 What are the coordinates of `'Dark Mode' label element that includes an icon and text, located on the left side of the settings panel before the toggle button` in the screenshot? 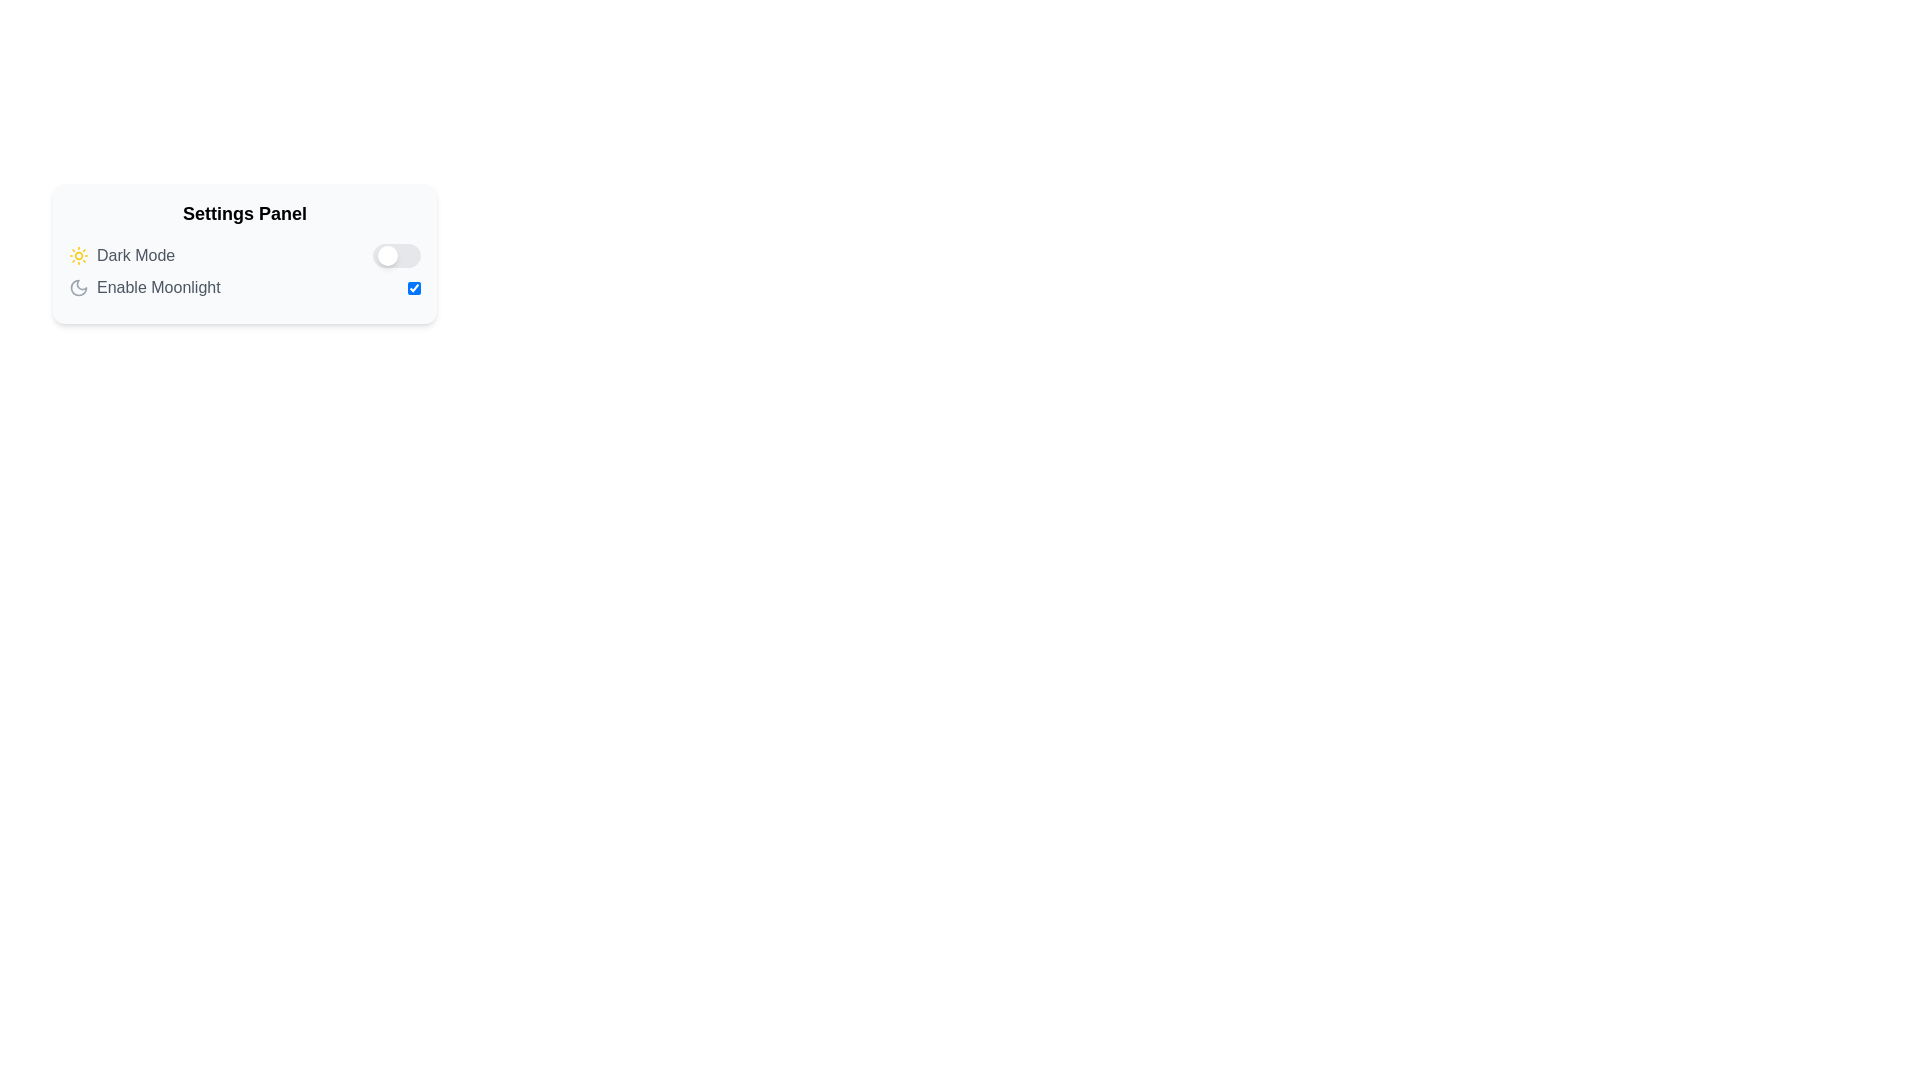 It's located at (121, 254).